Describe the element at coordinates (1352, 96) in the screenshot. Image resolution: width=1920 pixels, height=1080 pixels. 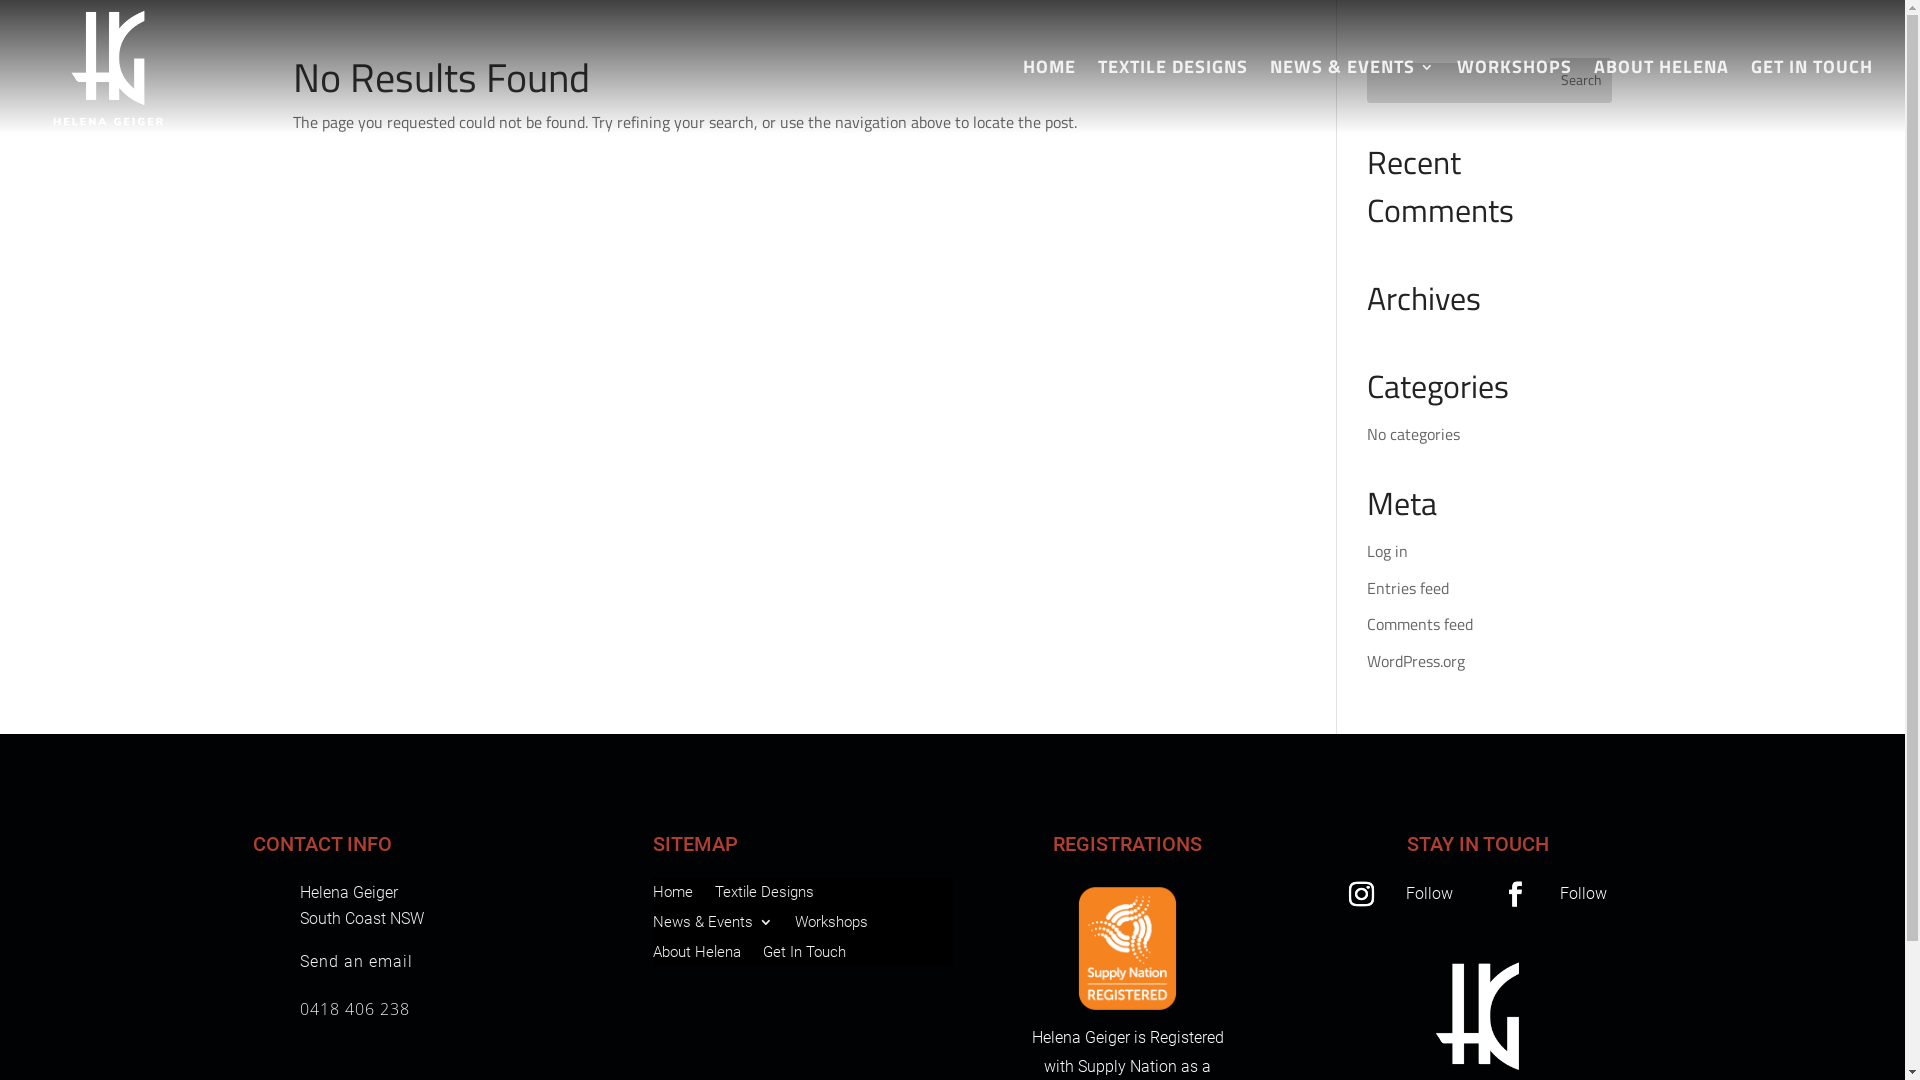
I see `'NEWS & EVENTS'` at that location.